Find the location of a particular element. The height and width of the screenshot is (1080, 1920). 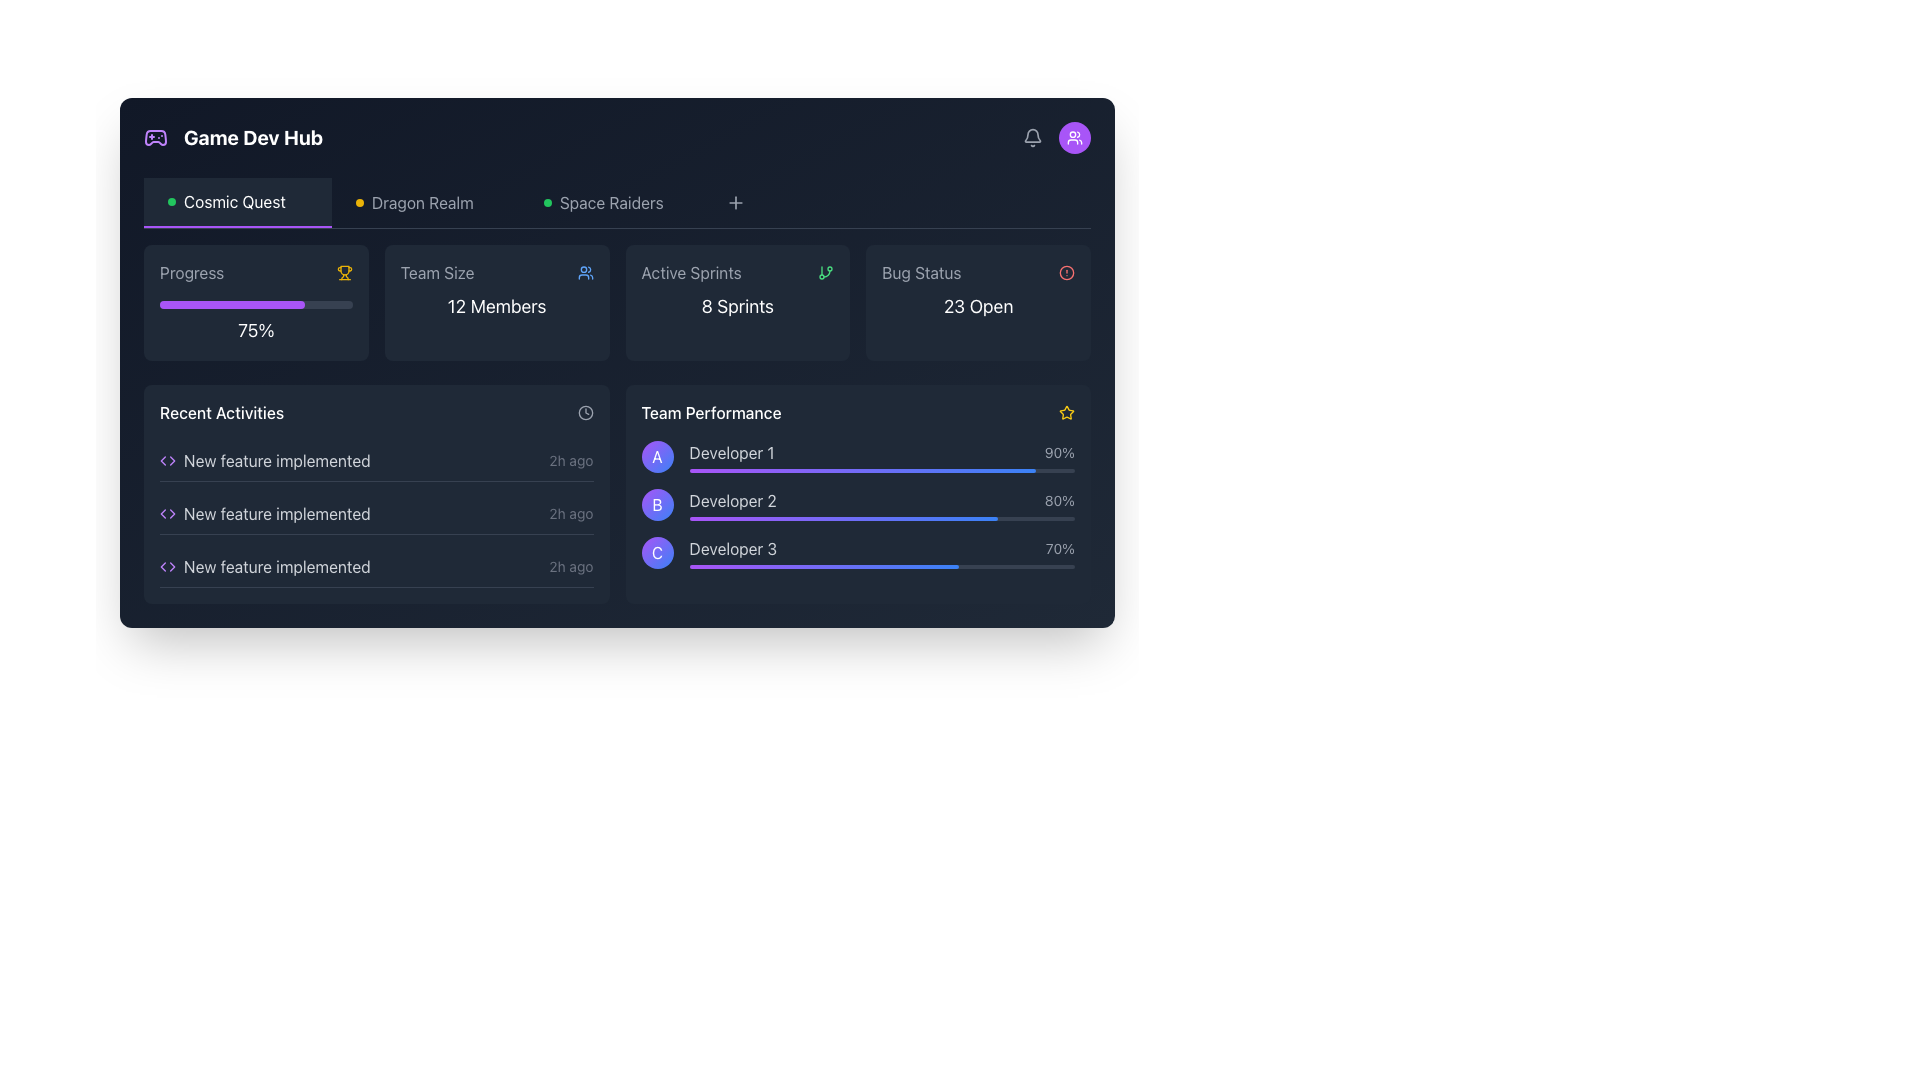

the 'Active Sprints' label, which is a gray text label located in the top-center area of the interface within a card component is located at coordinates (691, 273).